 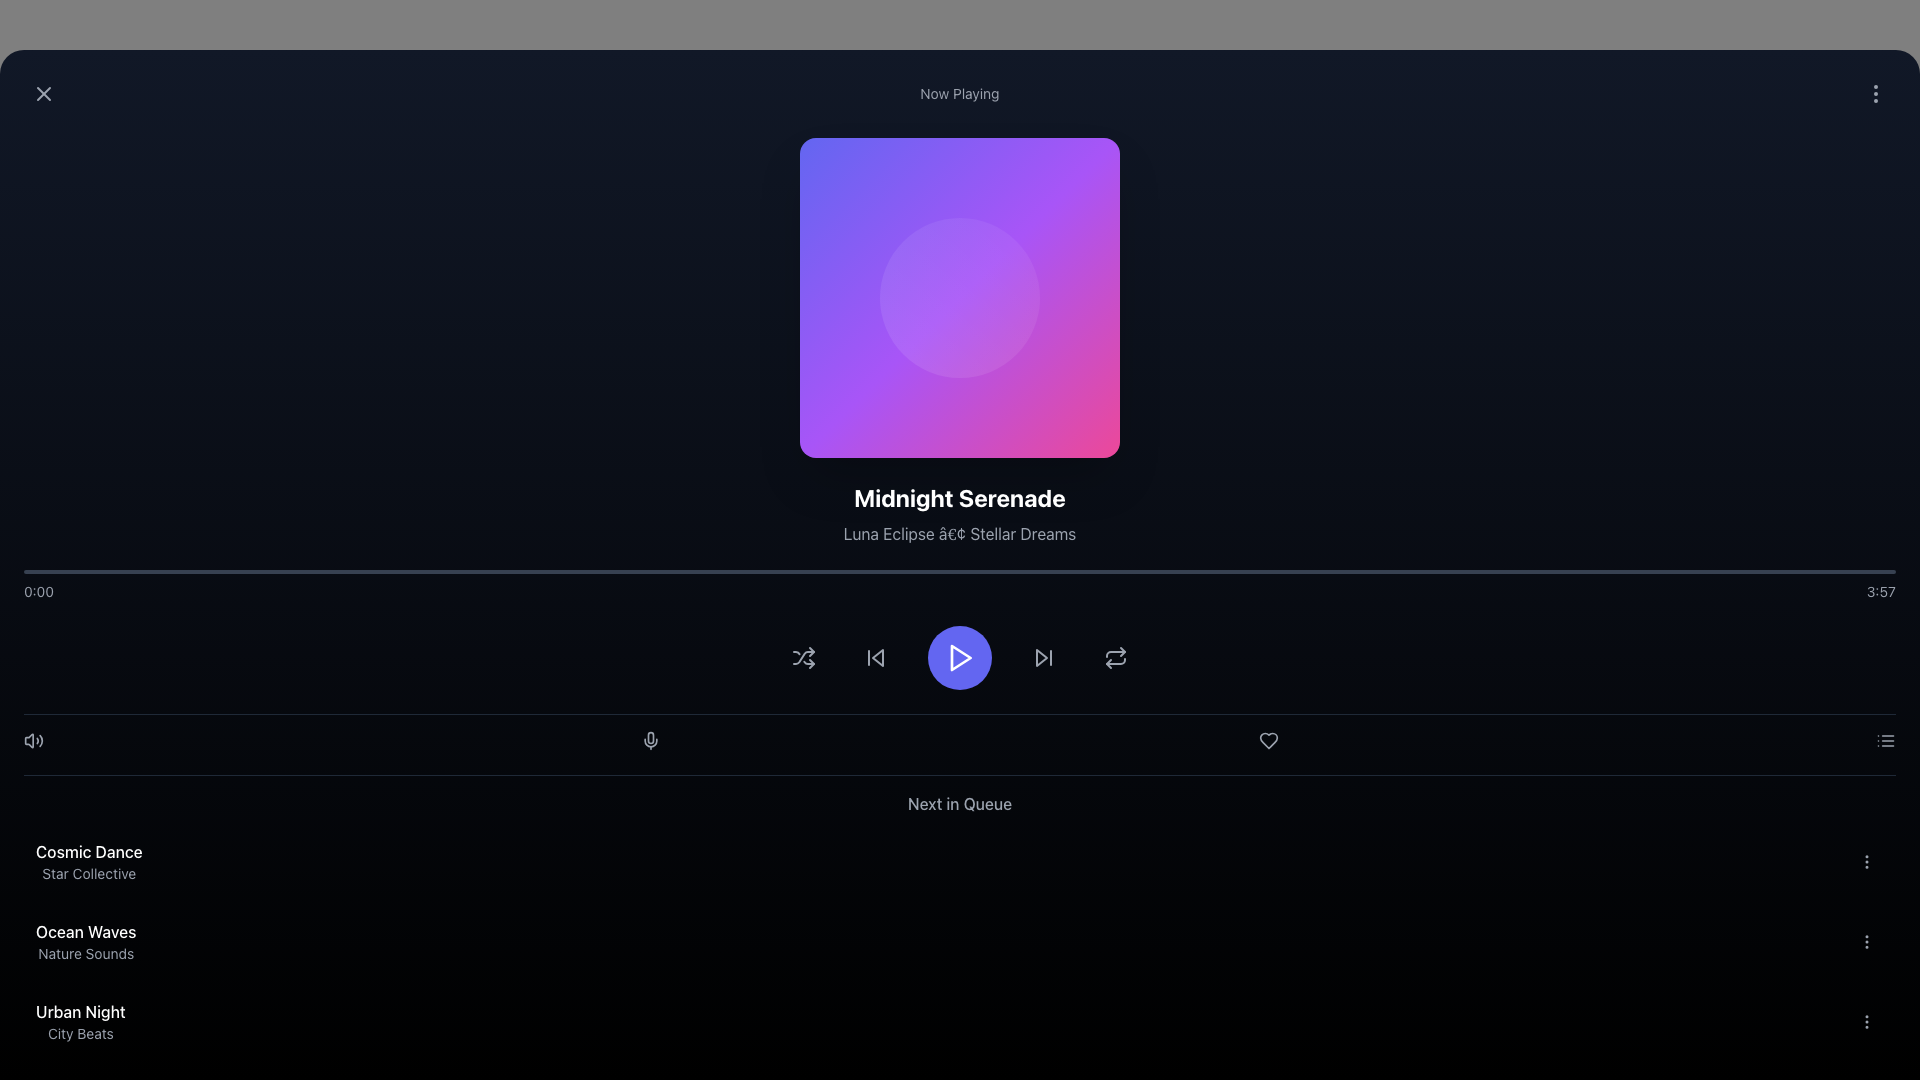 What do you see at coordinates (804, 658) in the screenshot?
I see `the small circular shuffle button located at the bottom left of the player control interface` at bounding box center [804, 658].